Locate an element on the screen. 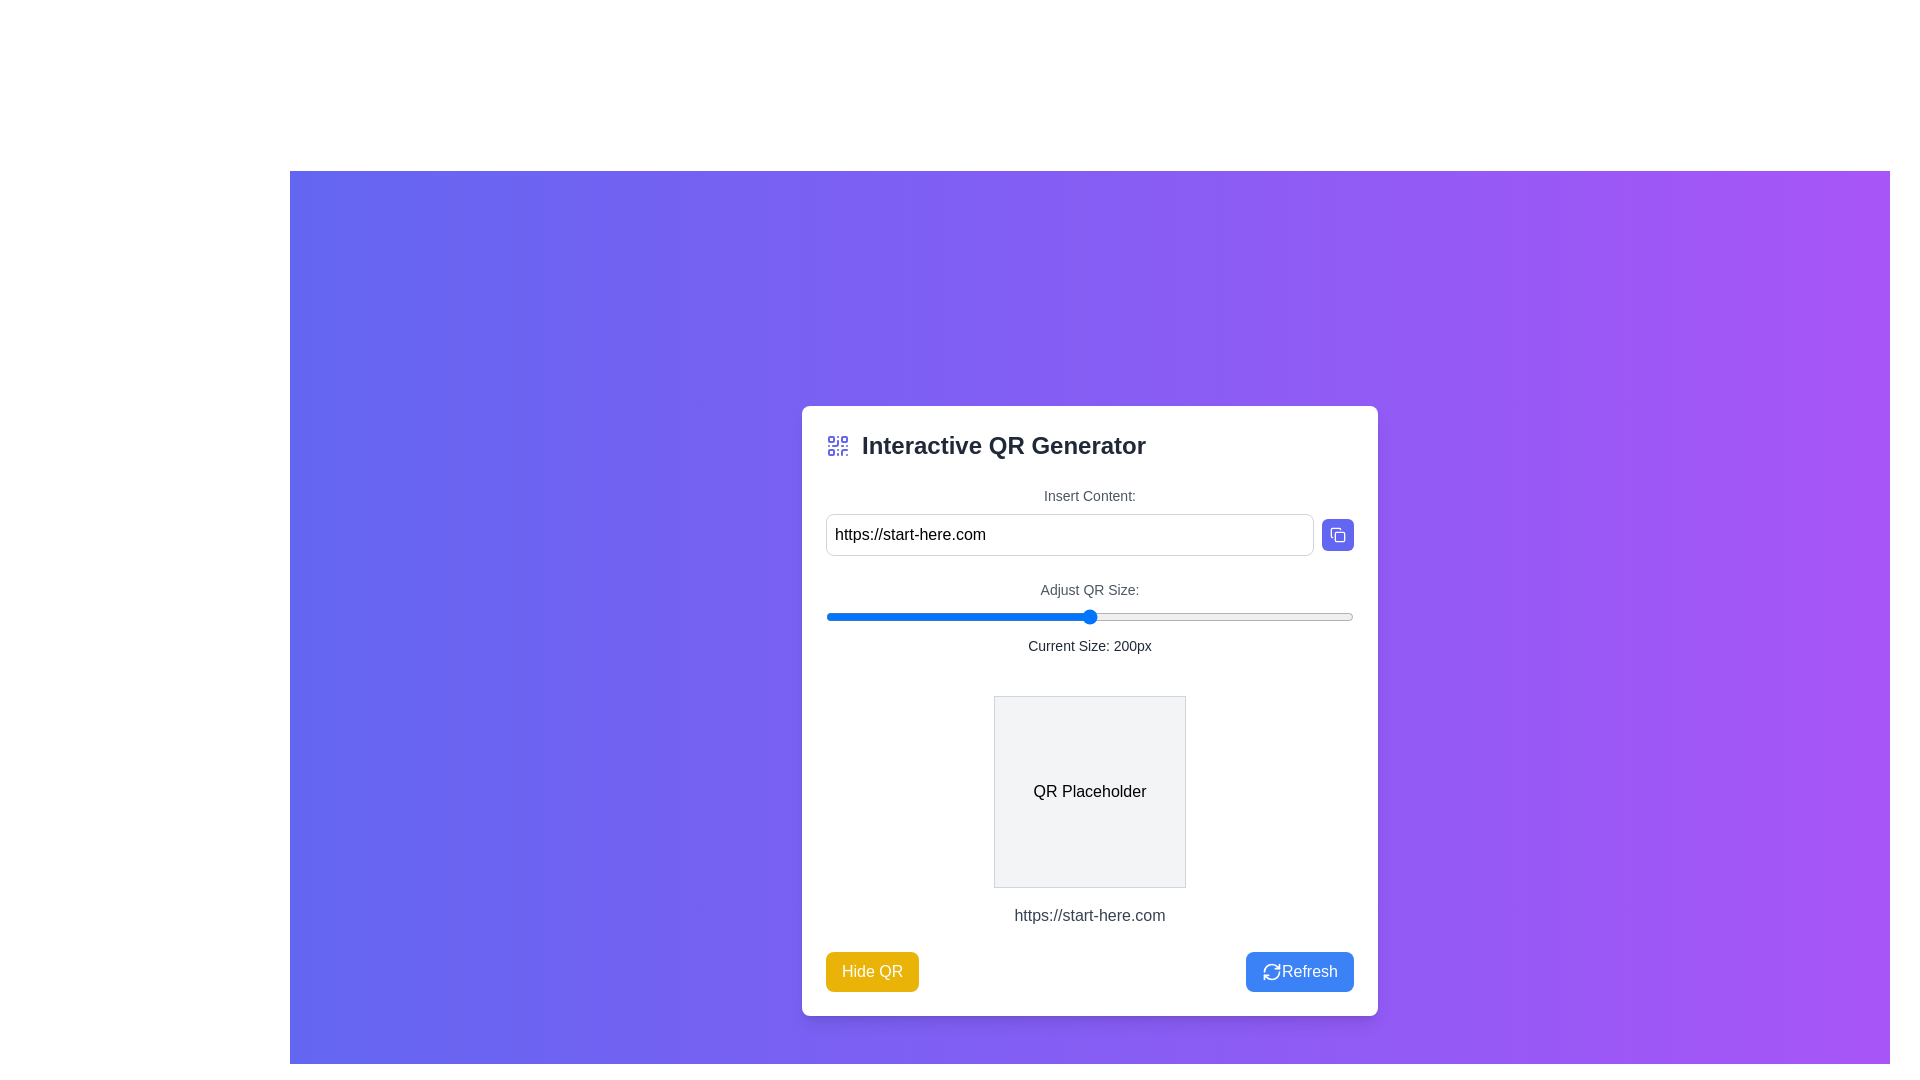  the copy button icon located is located at coordinates (1338, 534).